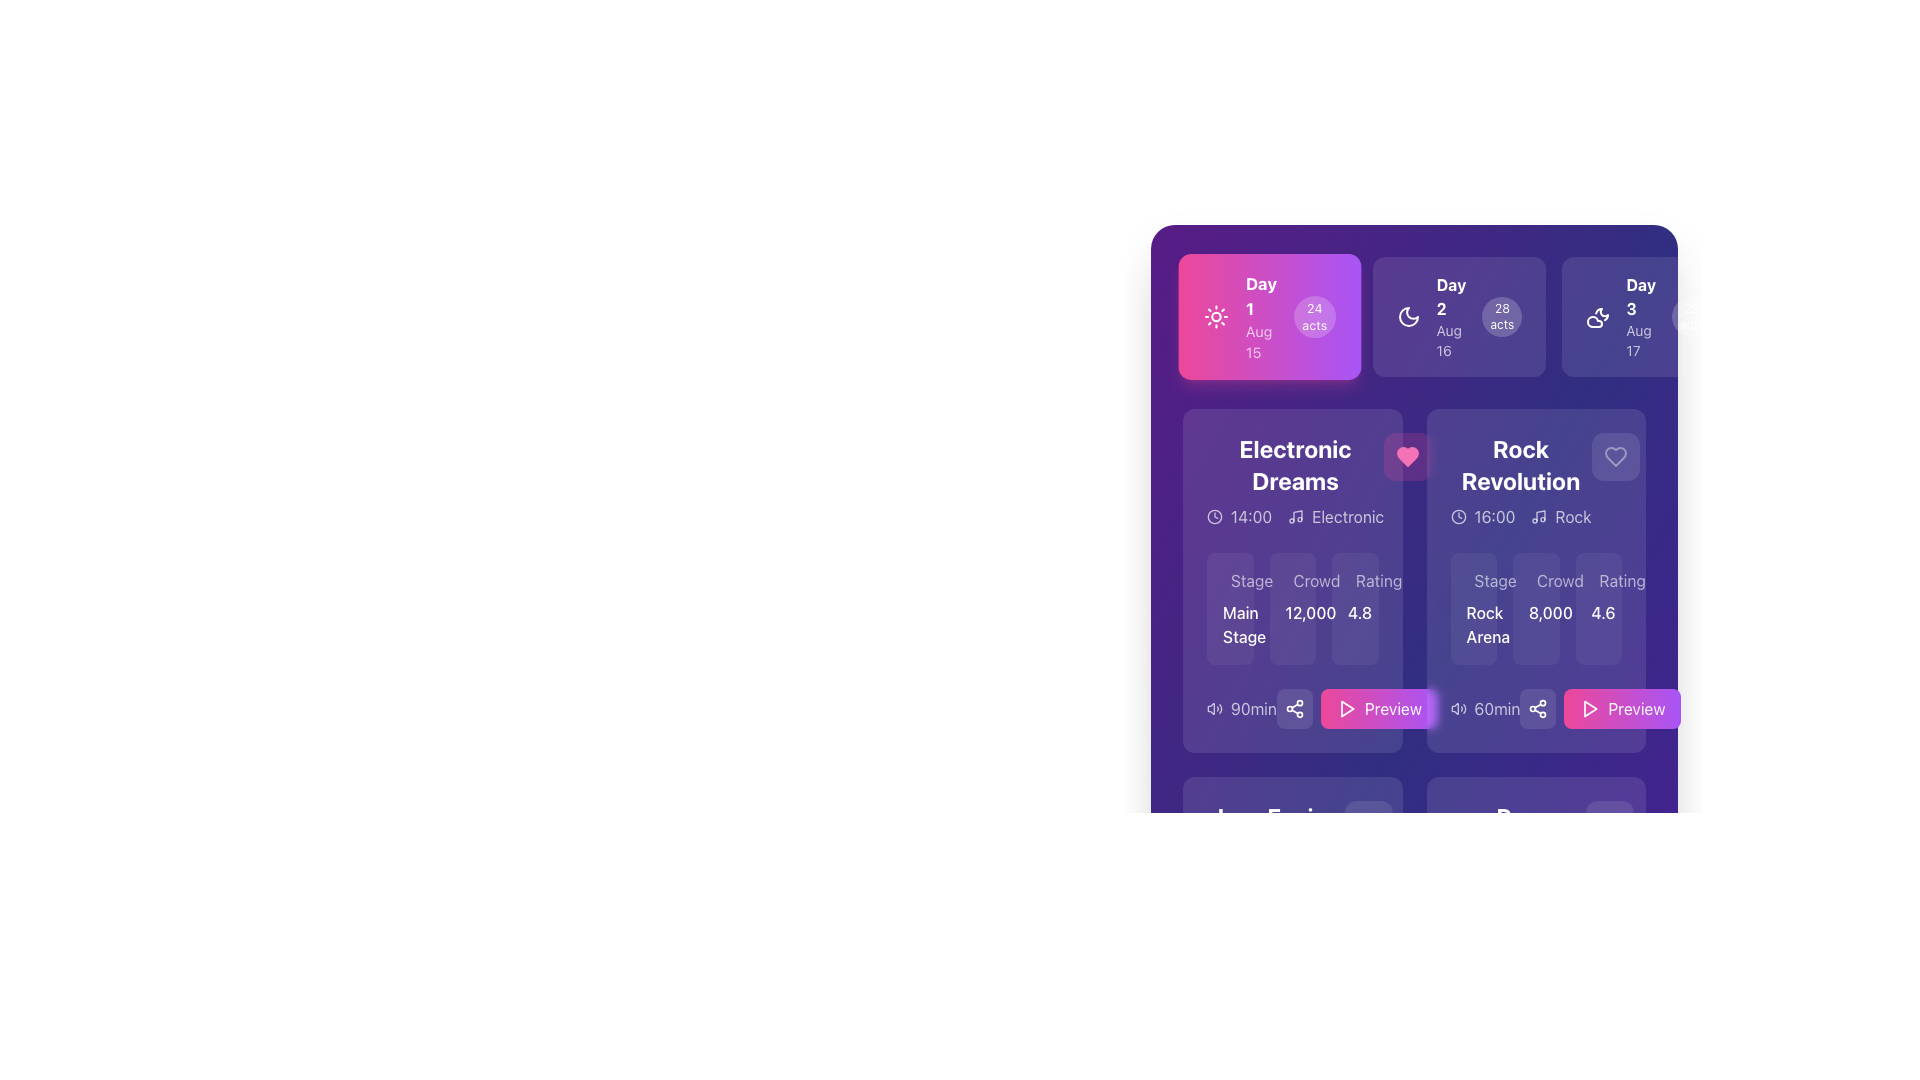 The height and width of the screenshot is (1080, 1920). What do you see at coordinates (1537, 708) in the screenshot?
I see `the share action button with icon` at bounding box center [1537, 708].